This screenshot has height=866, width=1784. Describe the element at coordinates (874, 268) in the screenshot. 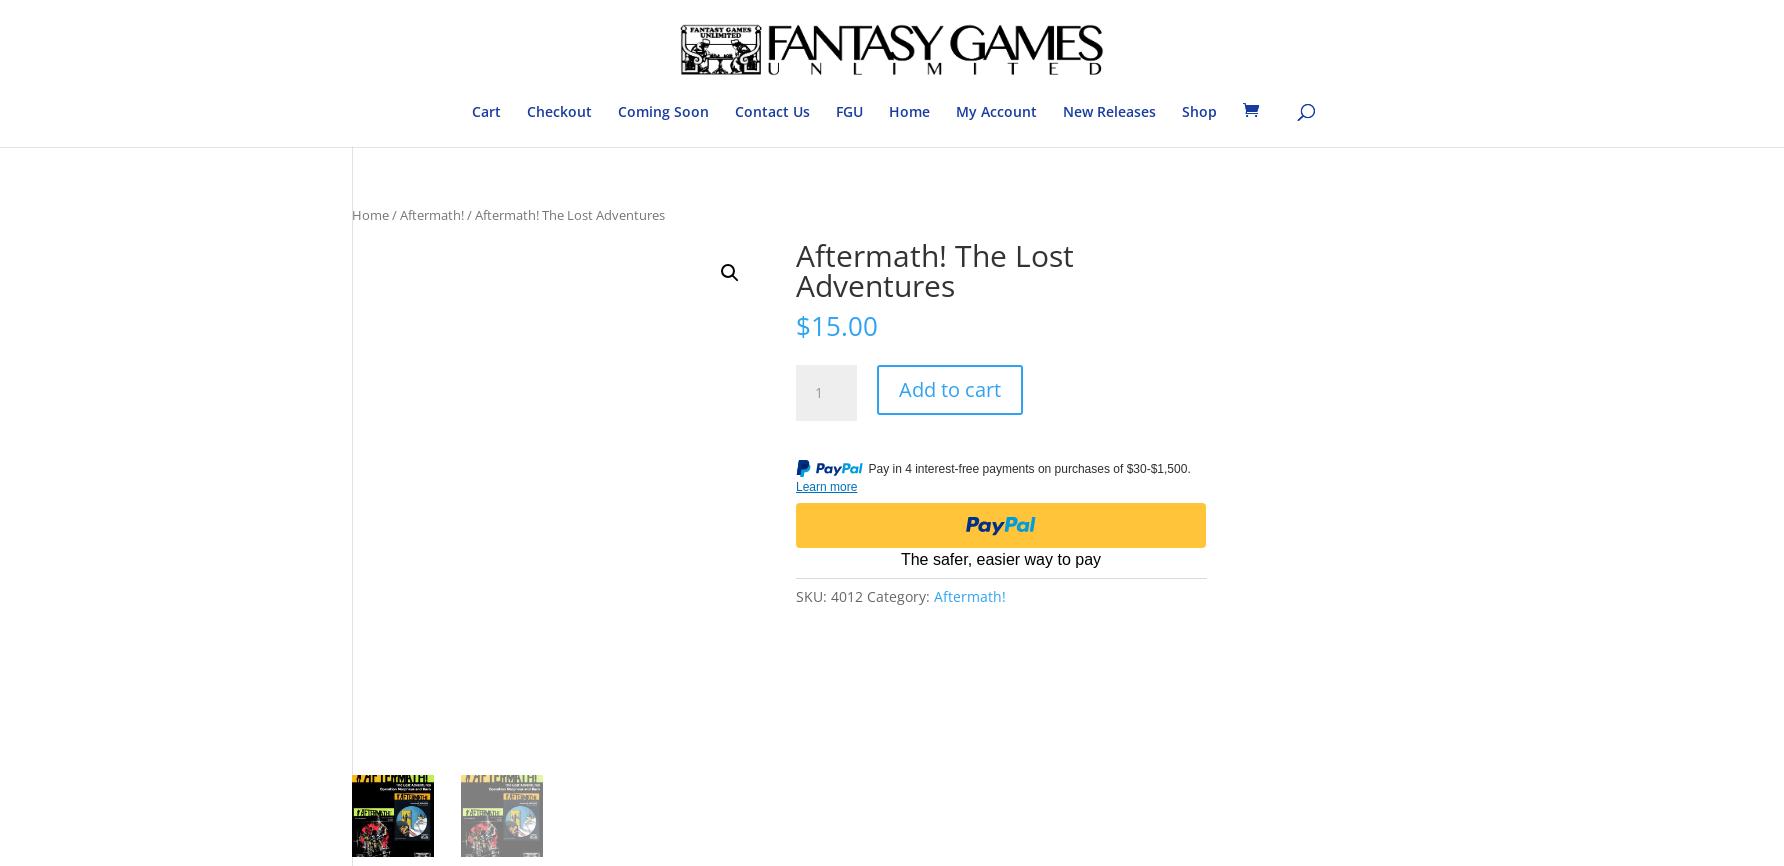

I see `'Daredevils'` at that location.